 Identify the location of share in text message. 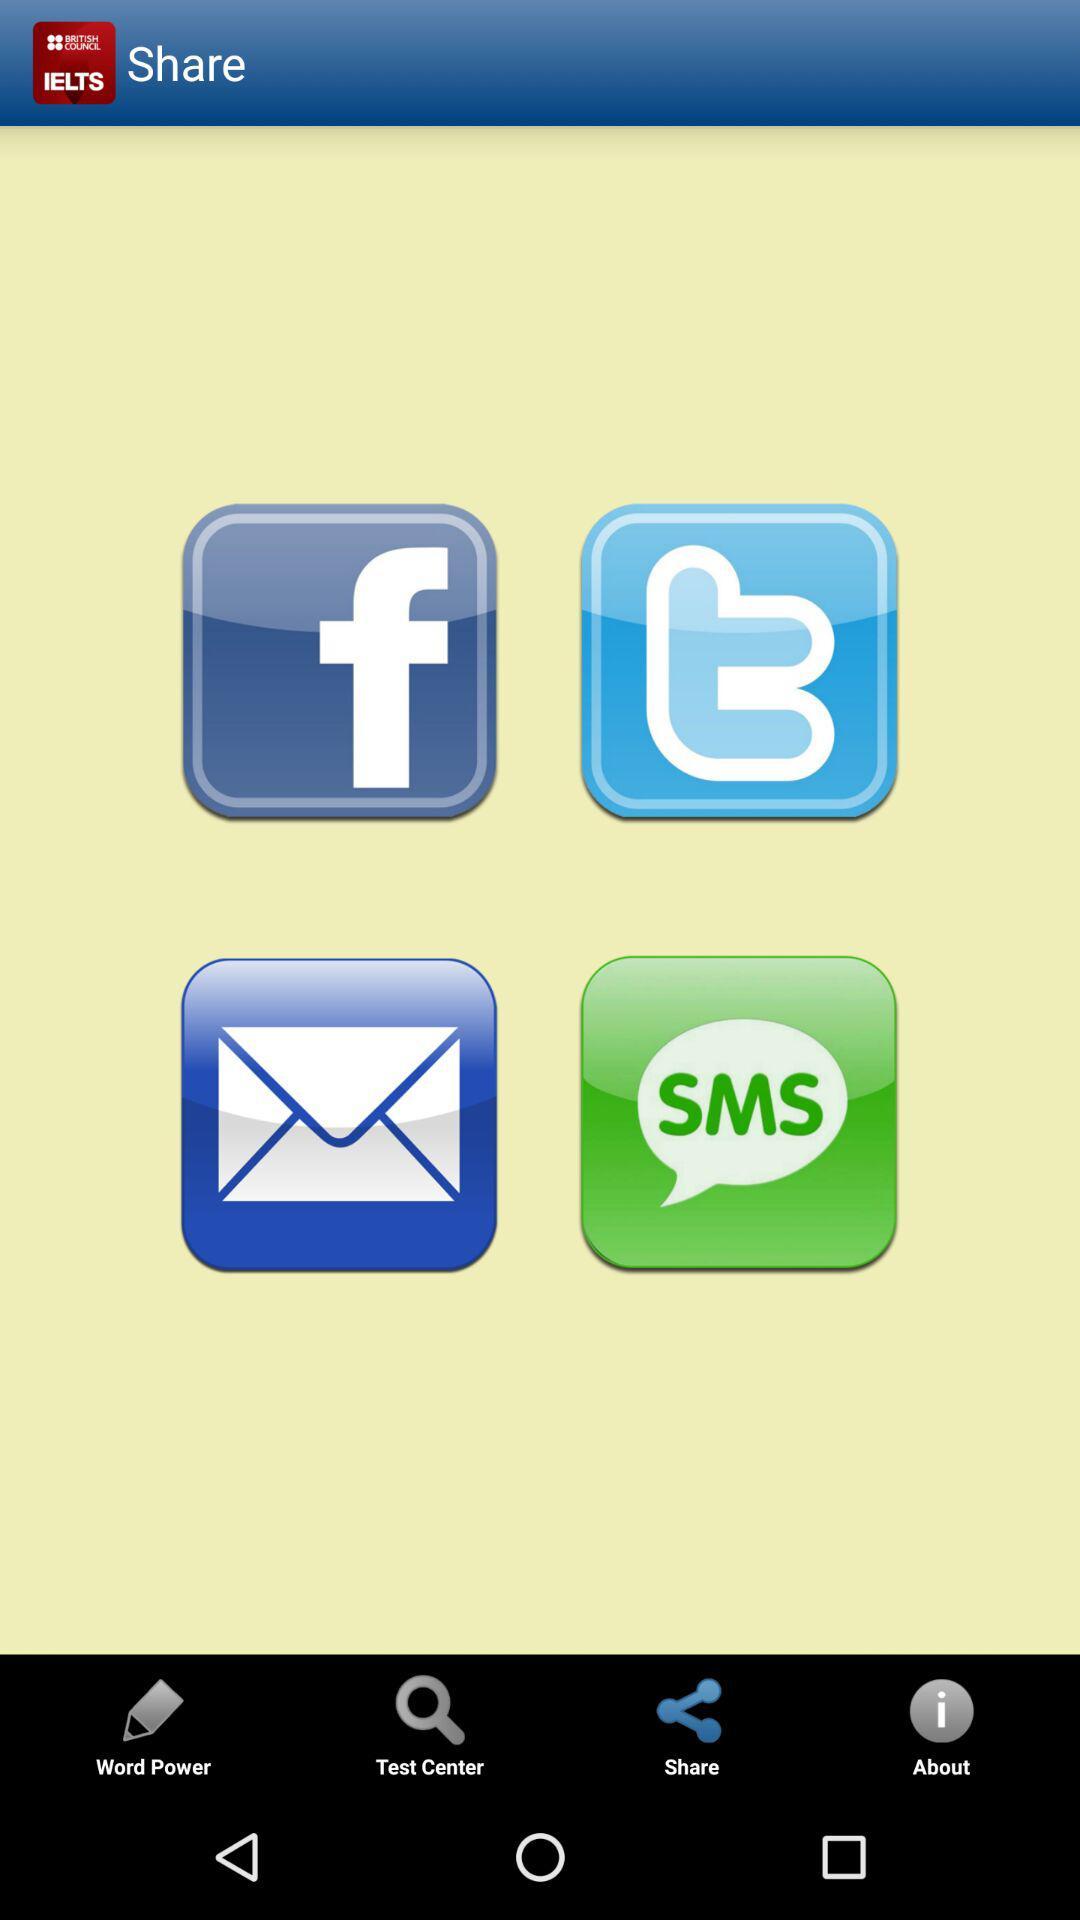
(739, 1115).